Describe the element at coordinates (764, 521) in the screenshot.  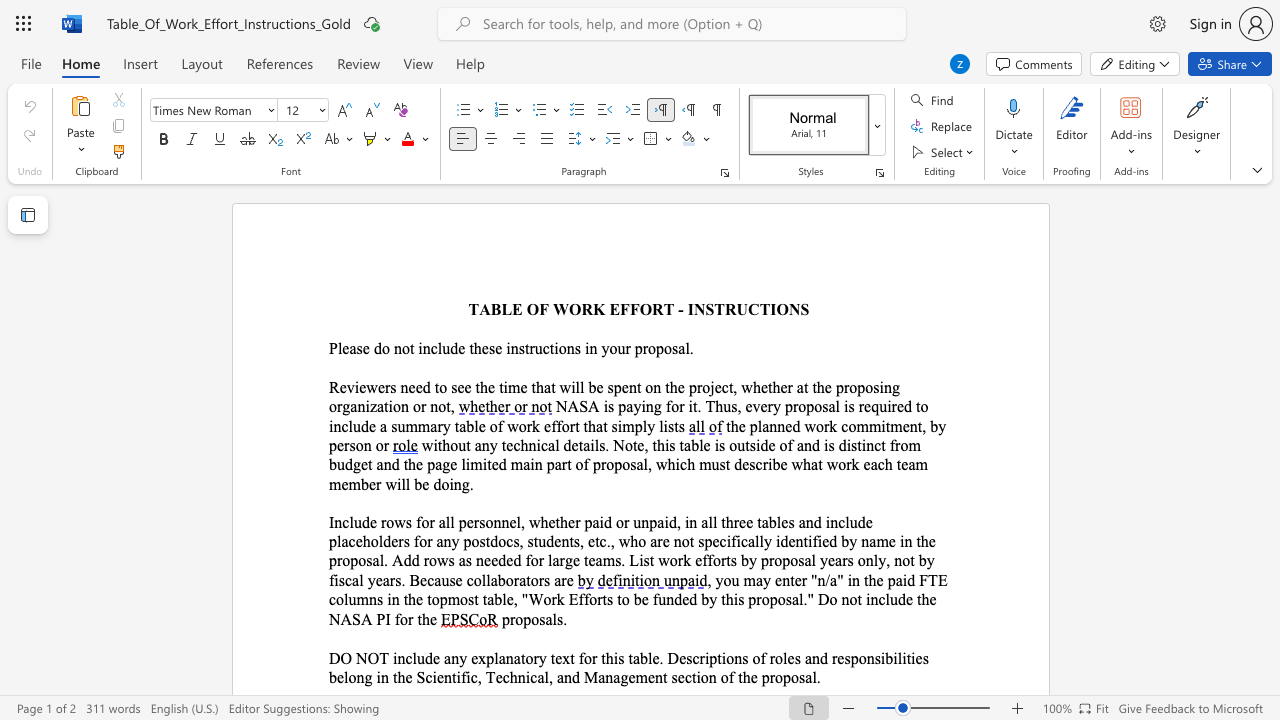
I see `the 5th character "a" in the text` at that location.